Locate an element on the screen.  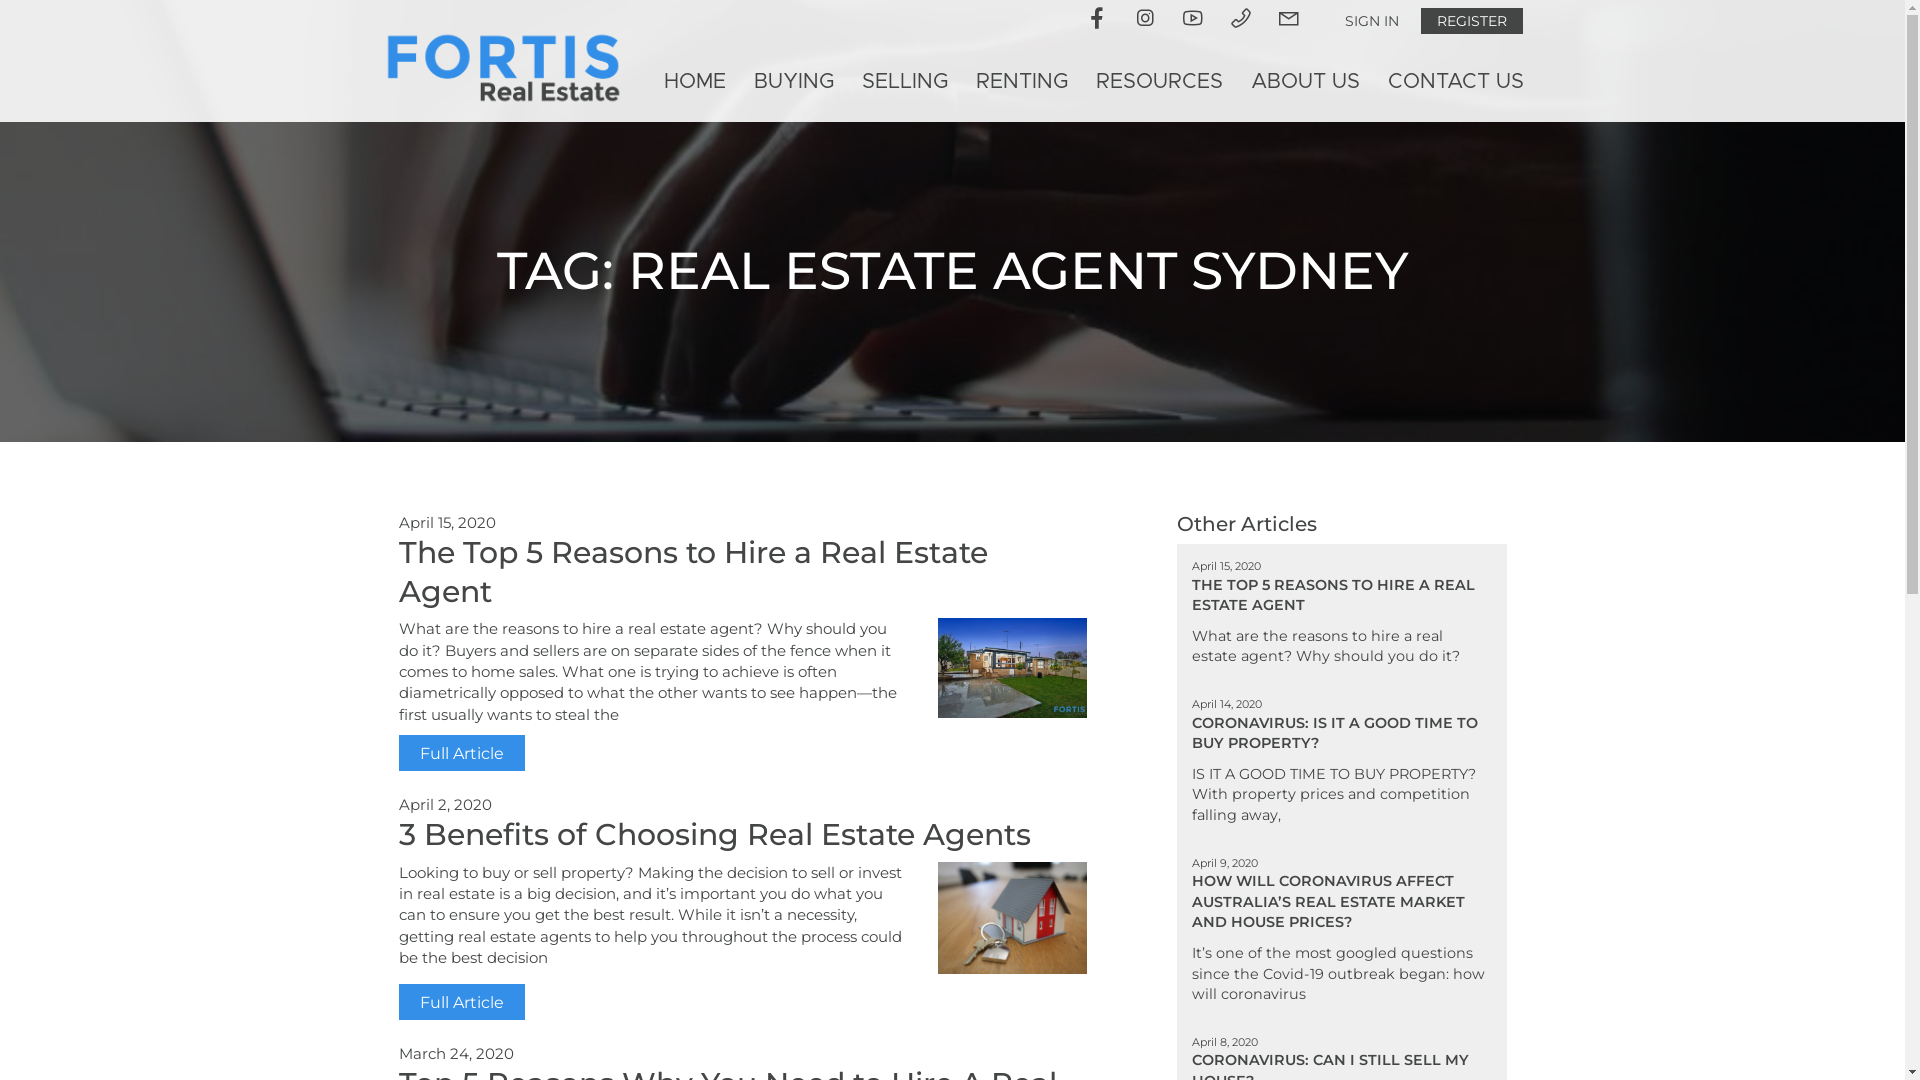
'RENTING' is located at coordinates (1022, 80).